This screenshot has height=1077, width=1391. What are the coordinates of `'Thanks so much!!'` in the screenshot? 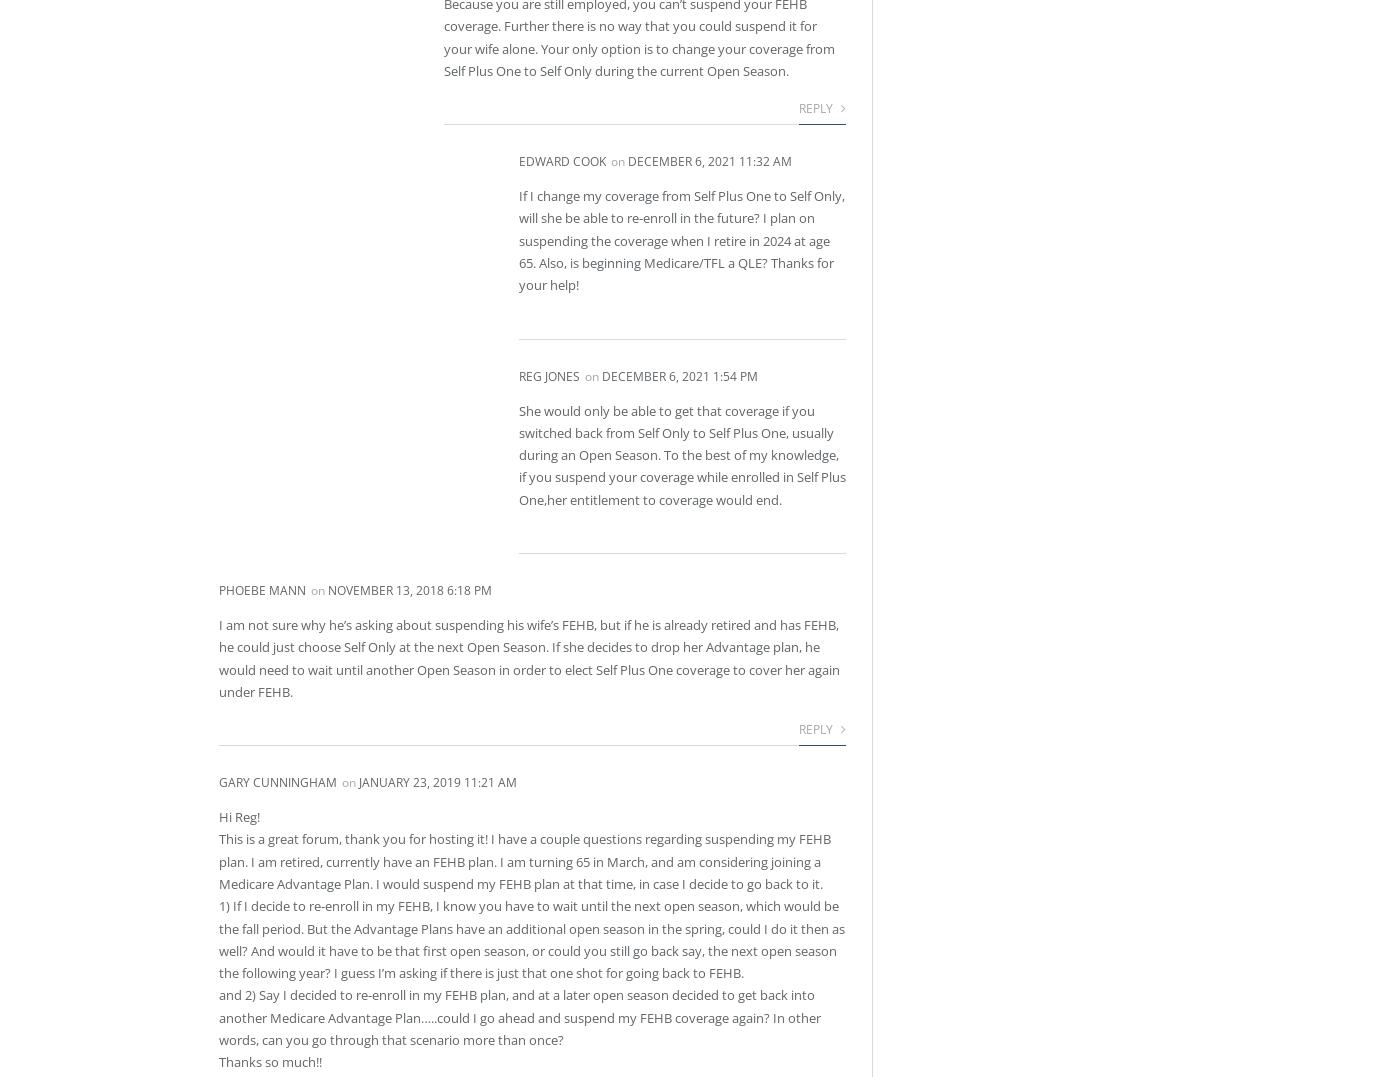 It's located at (269, 1062).